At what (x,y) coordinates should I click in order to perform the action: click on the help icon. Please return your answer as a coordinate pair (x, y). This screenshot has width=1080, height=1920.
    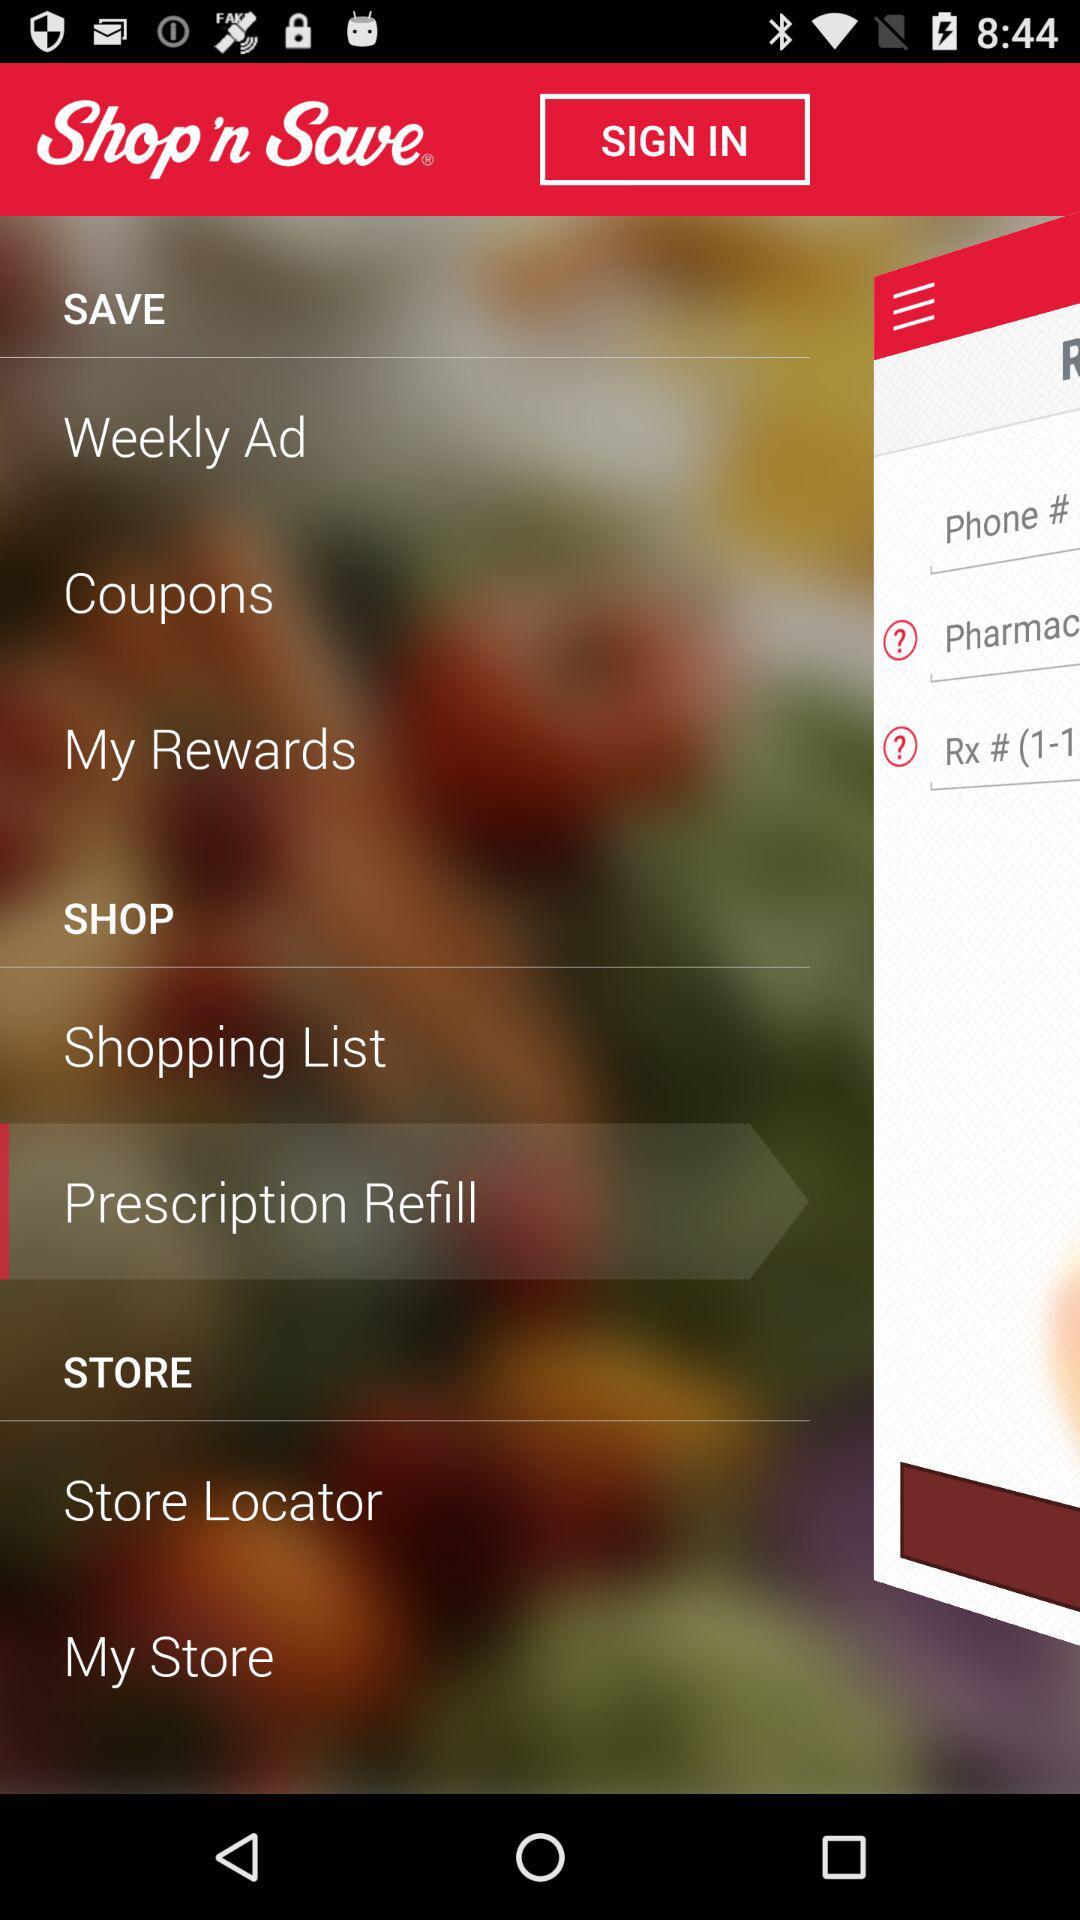
    Looking at the image, I should click on (900, 679).